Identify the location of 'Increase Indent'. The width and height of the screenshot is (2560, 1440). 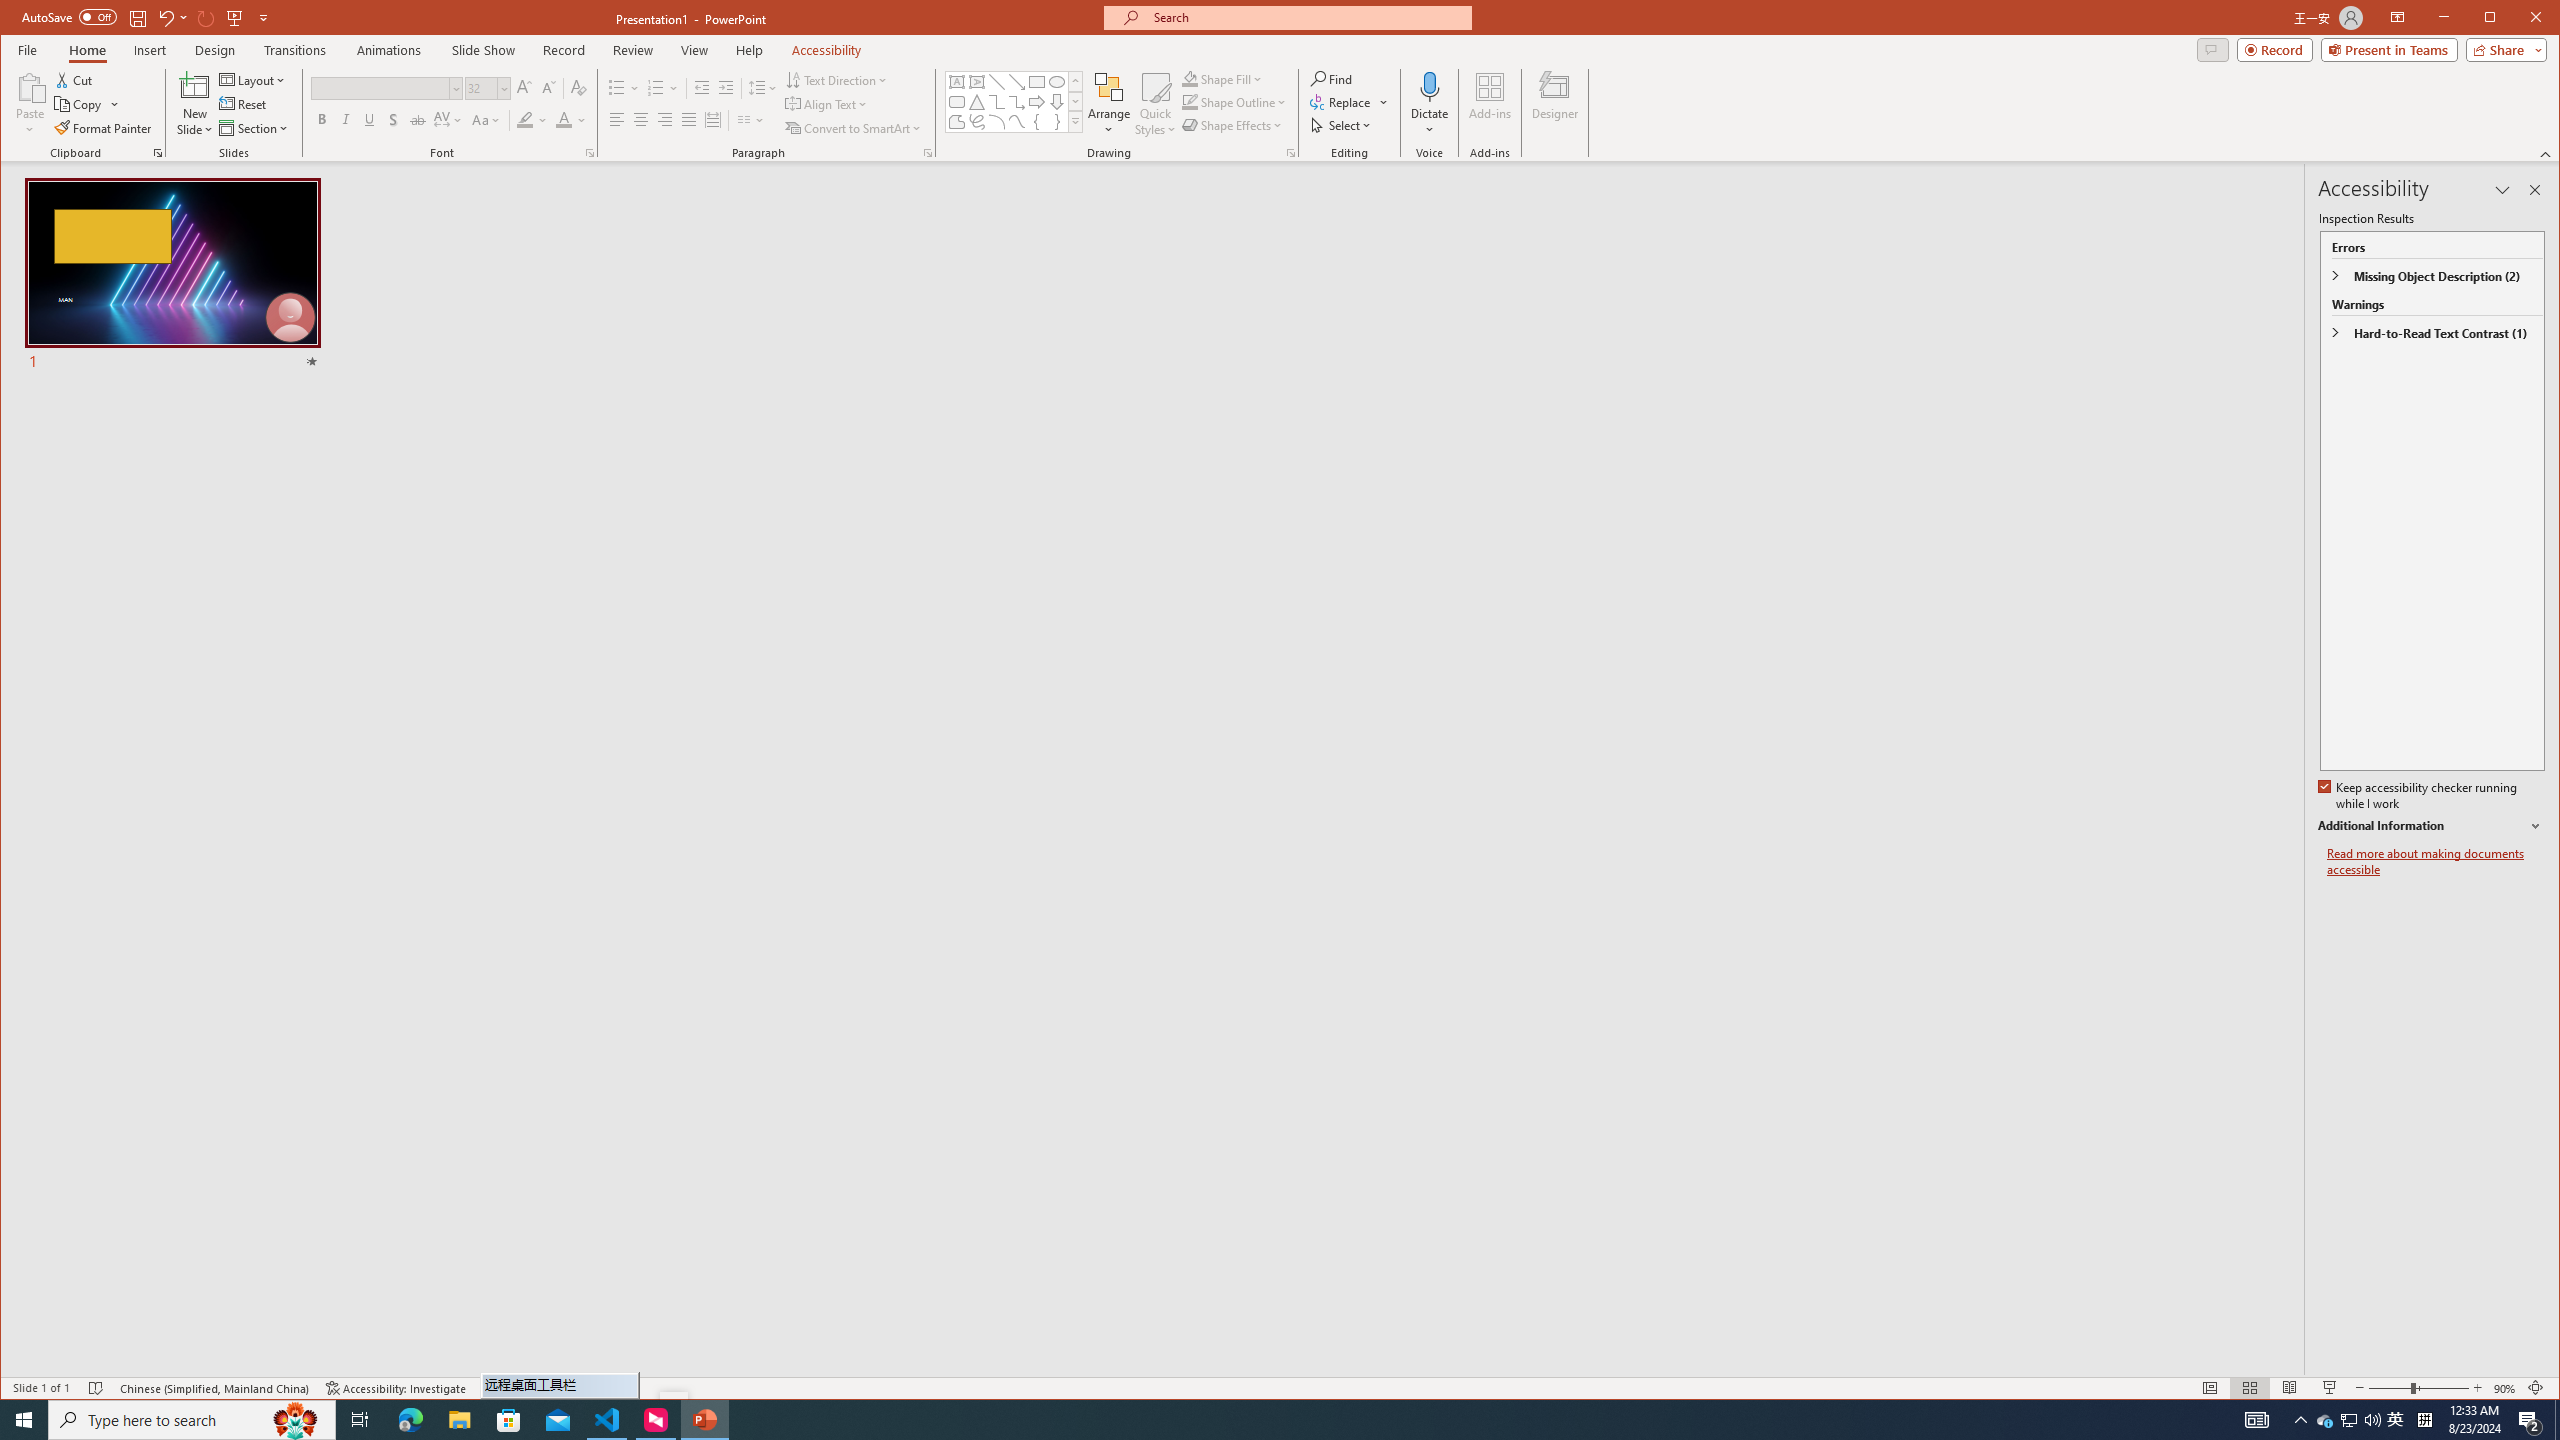
(725, 87).